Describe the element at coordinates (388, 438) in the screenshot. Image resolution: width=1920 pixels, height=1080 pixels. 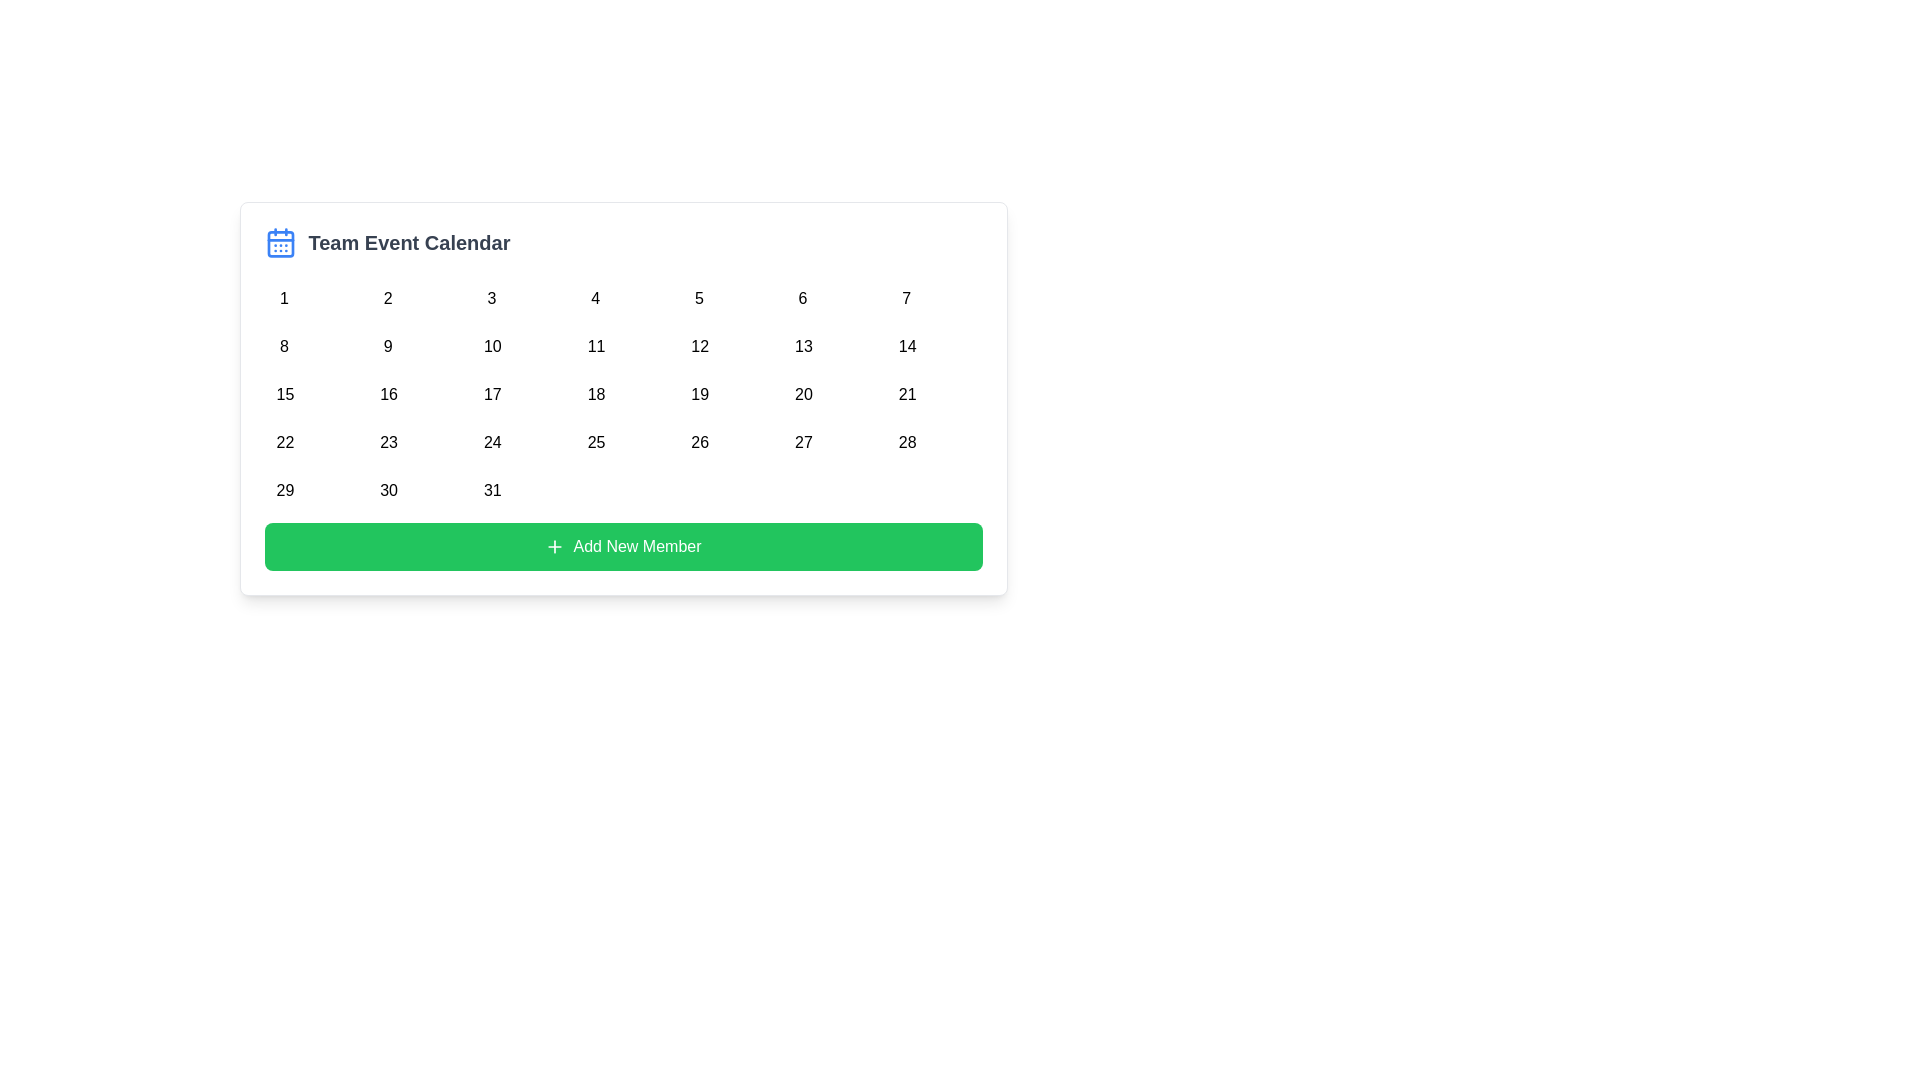
I see `the selectable day button for the 23rd day of the month located in the second position of the fourth row in the calendar grid below 'Team Event Calendar'` at that location.